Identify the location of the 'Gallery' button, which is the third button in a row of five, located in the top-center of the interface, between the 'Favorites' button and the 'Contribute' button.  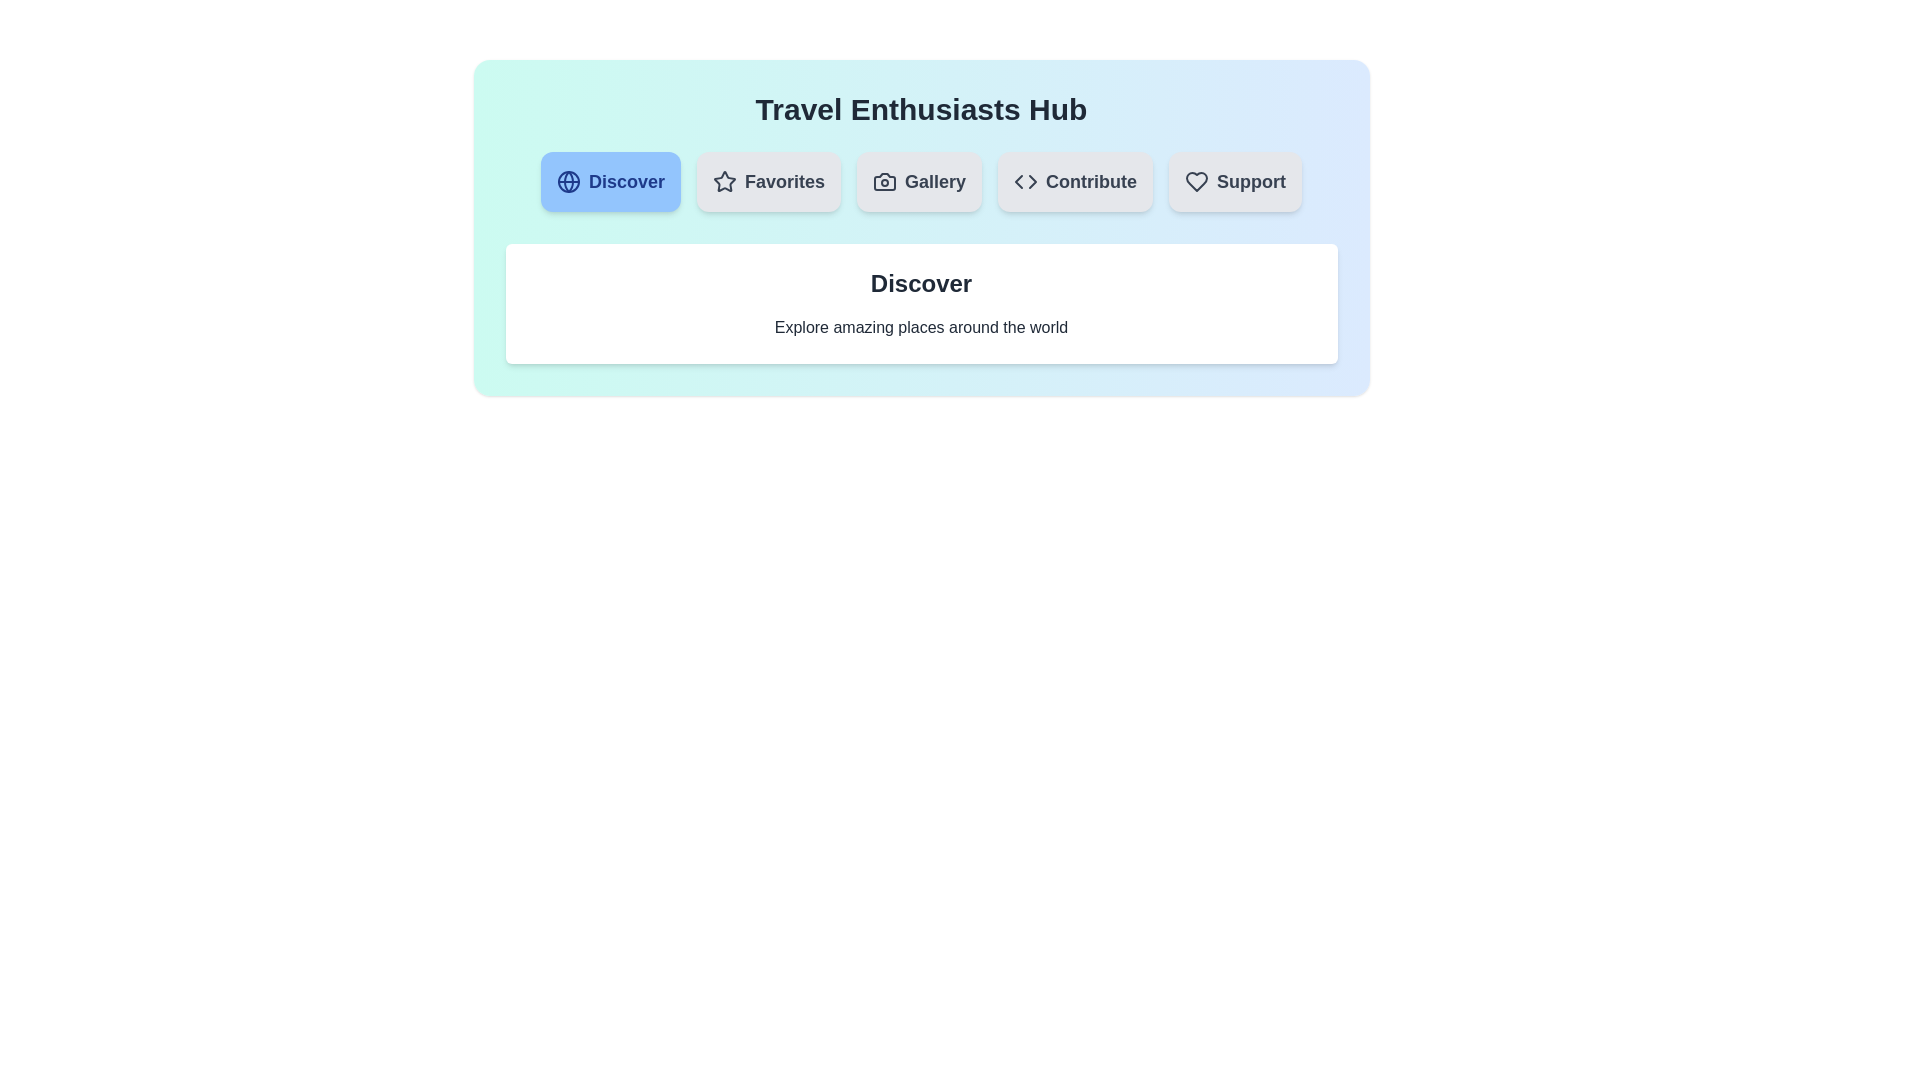
(918, 181).